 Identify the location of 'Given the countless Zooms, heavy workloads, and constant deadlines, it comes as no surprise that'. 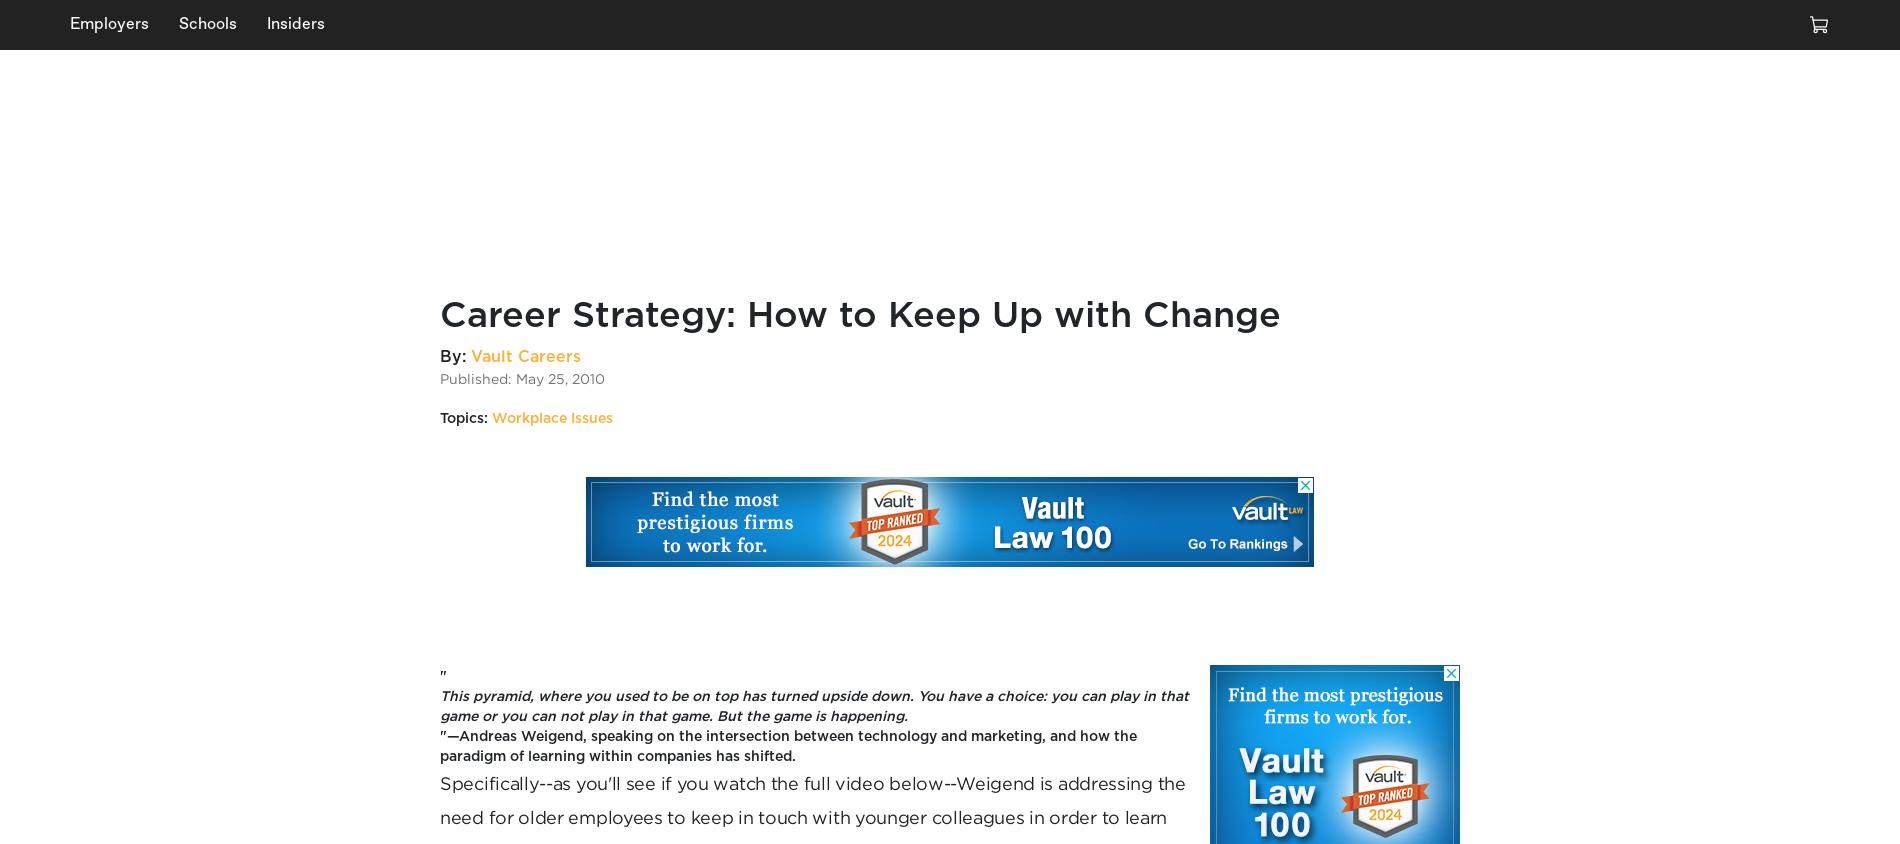
(317, 202).